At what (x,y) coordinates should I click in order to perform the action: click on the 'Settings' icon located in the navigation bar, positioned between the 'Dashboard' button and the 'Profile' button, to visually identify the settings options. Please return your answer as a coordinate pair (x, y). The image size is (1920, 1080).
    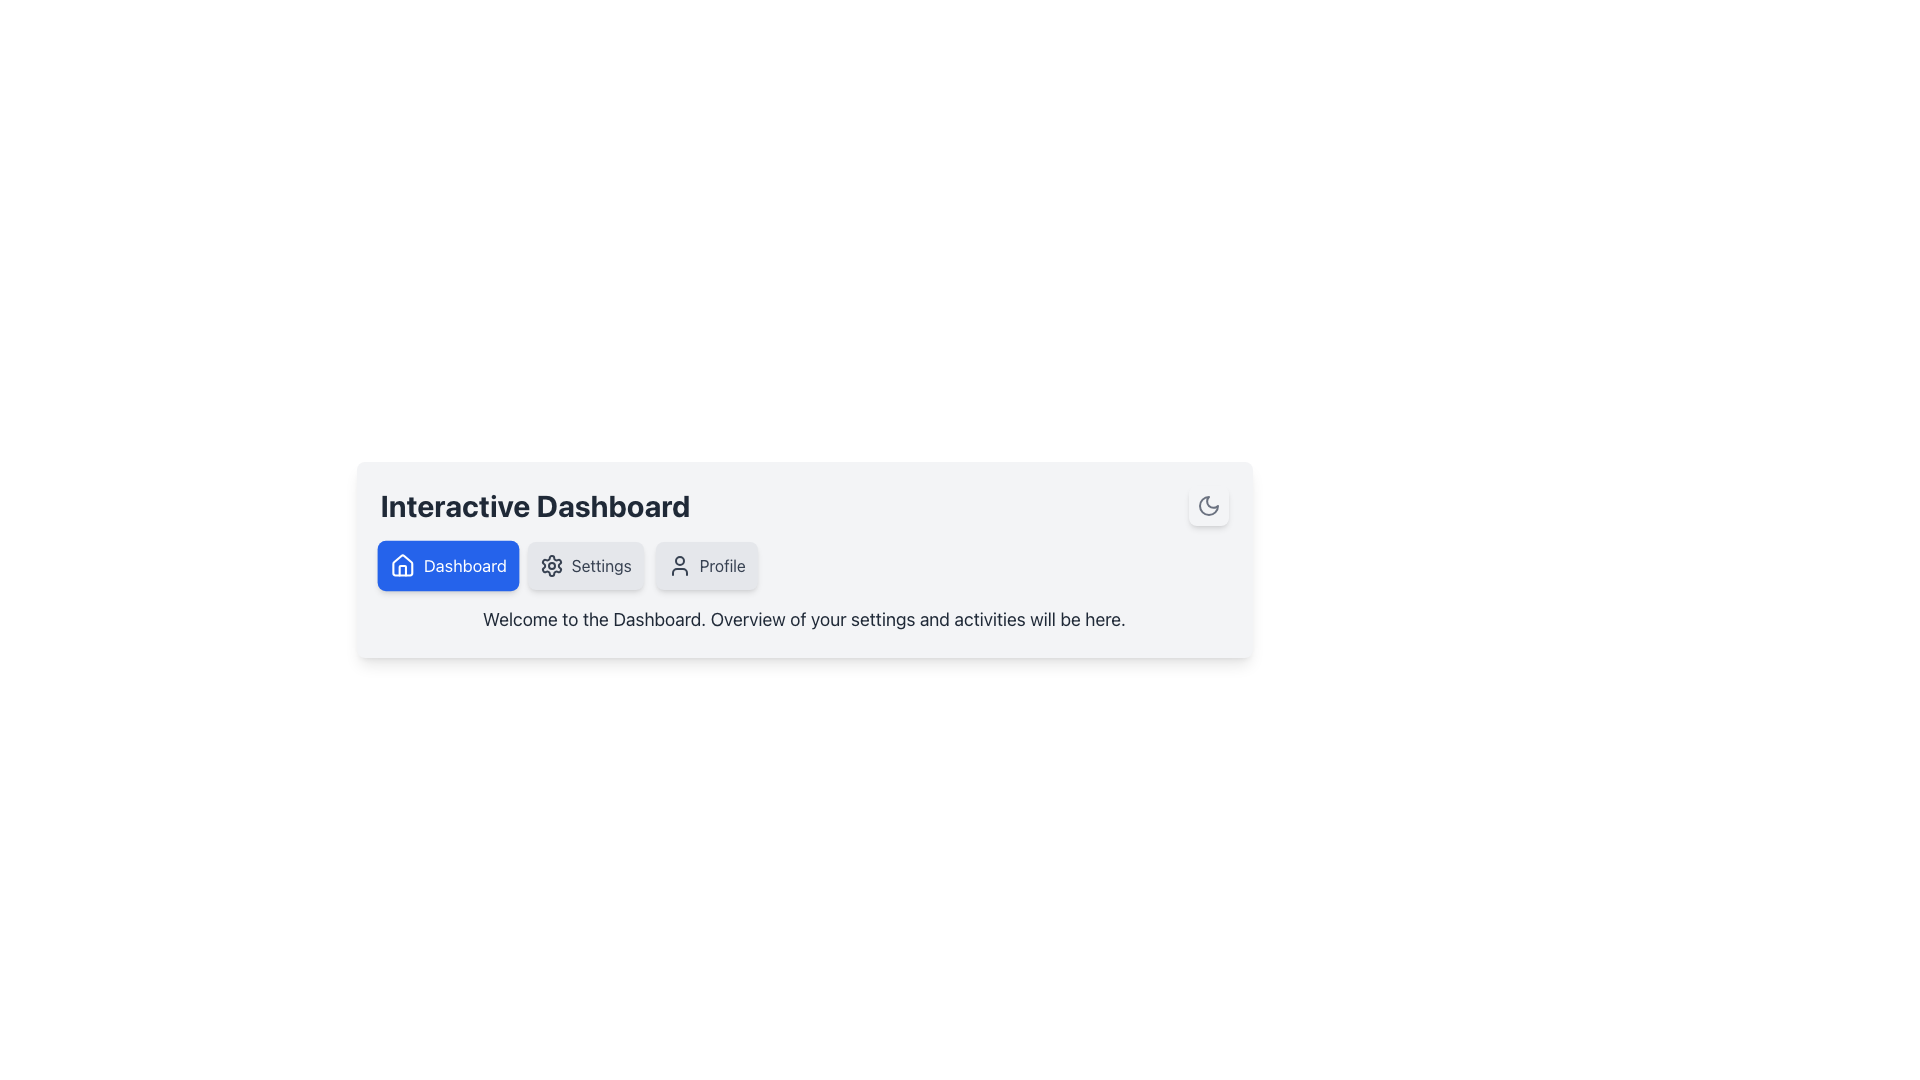
    Looking at the image, I should click on (551, 566).